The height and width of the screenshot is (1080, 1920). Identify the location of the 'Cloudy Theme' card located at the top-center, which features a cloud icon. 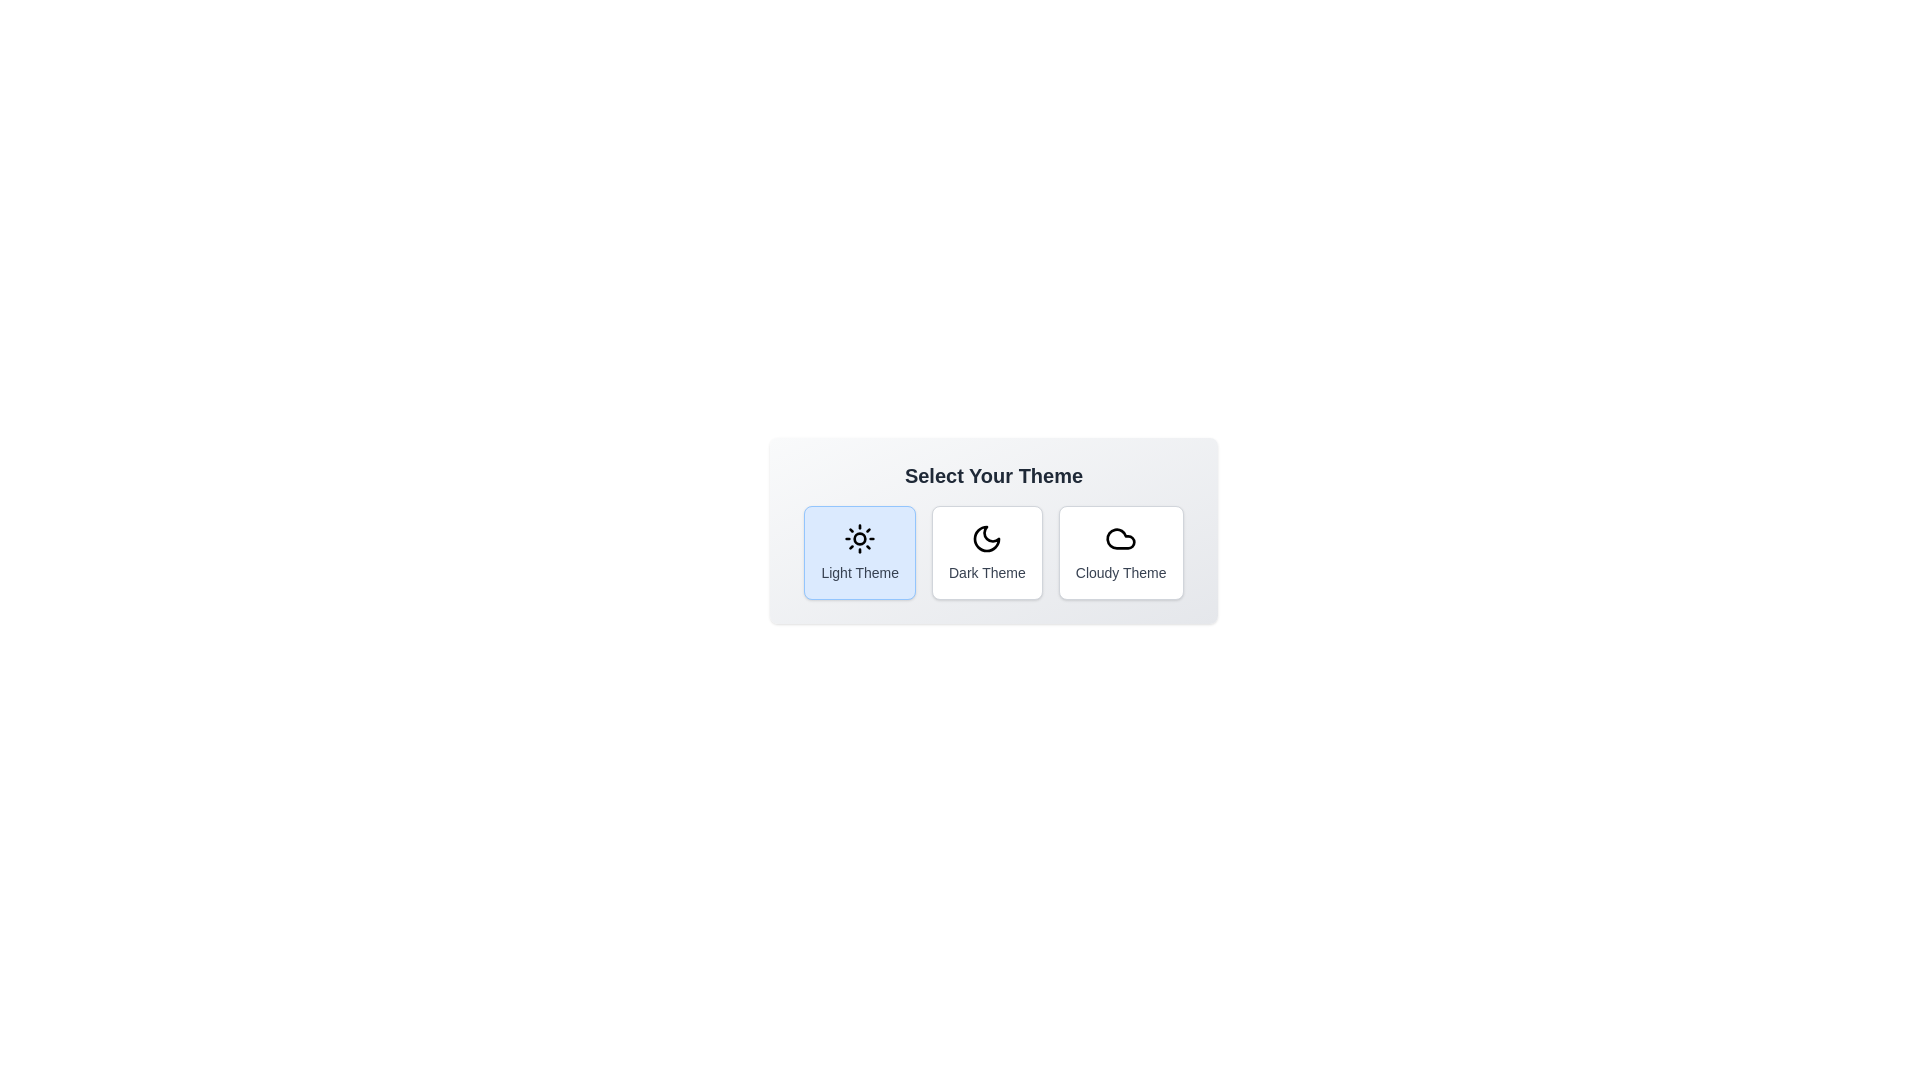
(1121, 538).